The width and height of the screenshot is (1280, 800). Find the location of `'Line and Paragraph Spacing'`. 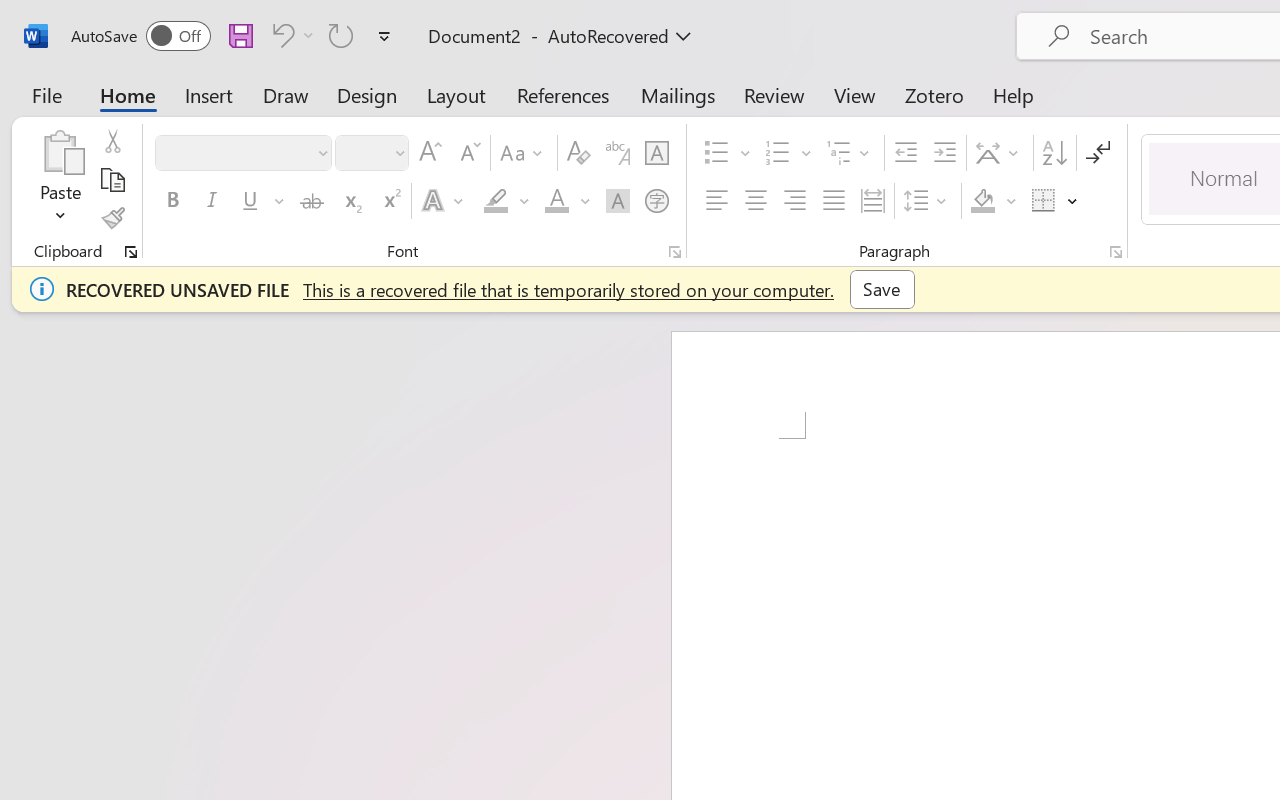

'Line and Paragraph Spacing' is located at coordinates (927, 201).